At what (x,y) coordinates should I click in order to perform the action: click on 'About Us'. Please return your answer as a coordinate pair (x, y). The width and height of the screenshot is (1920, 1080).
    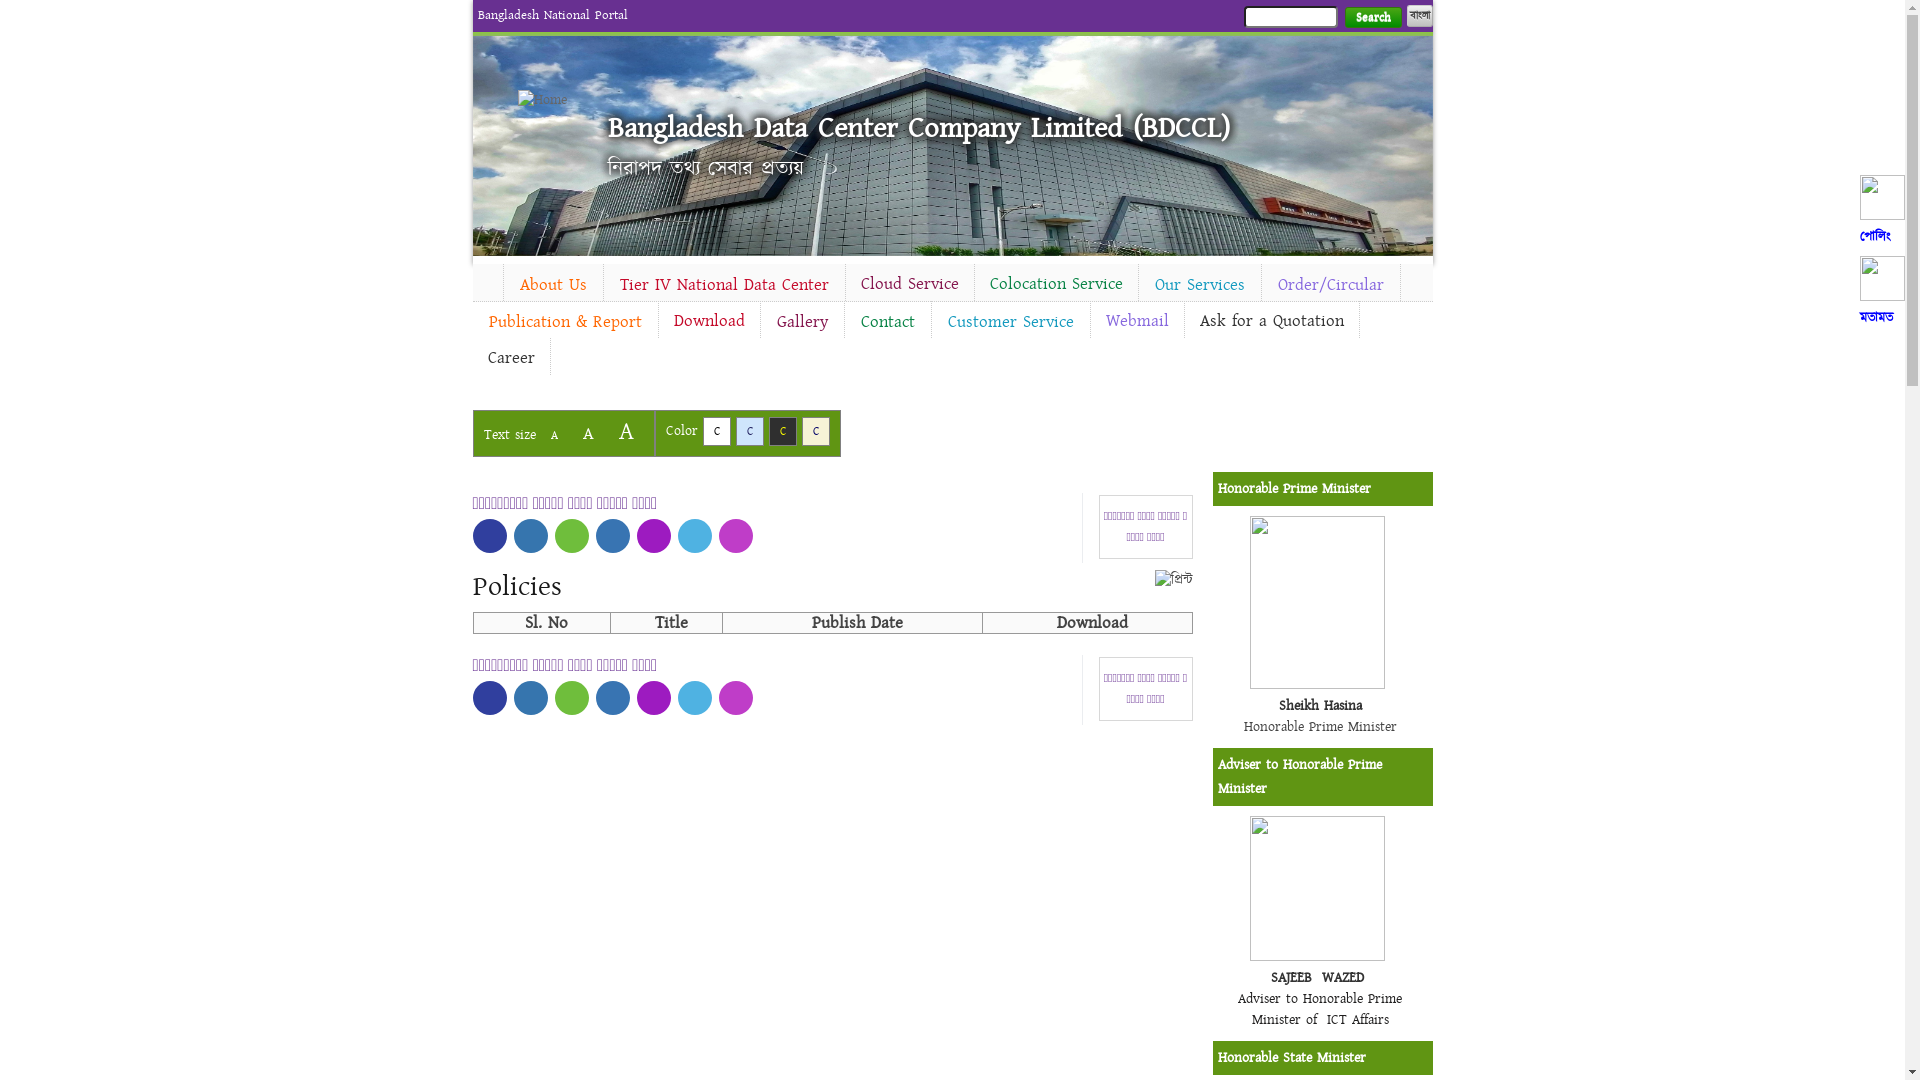
    Looking at the image, I should click on (553, 285).